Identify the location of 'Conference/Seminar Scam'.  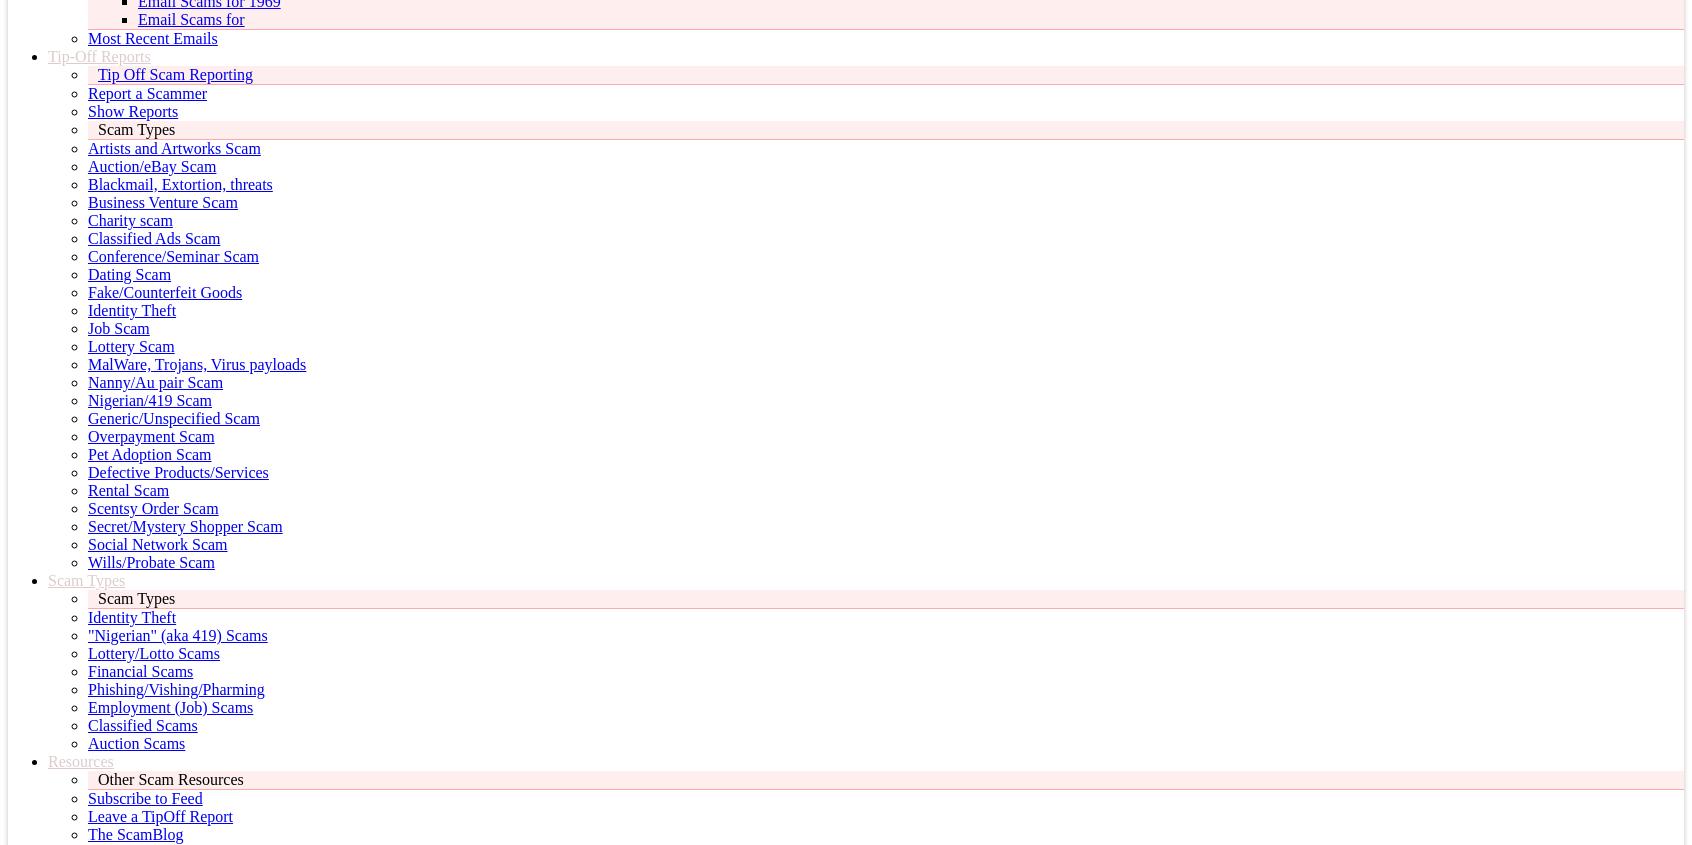
(172, 256).